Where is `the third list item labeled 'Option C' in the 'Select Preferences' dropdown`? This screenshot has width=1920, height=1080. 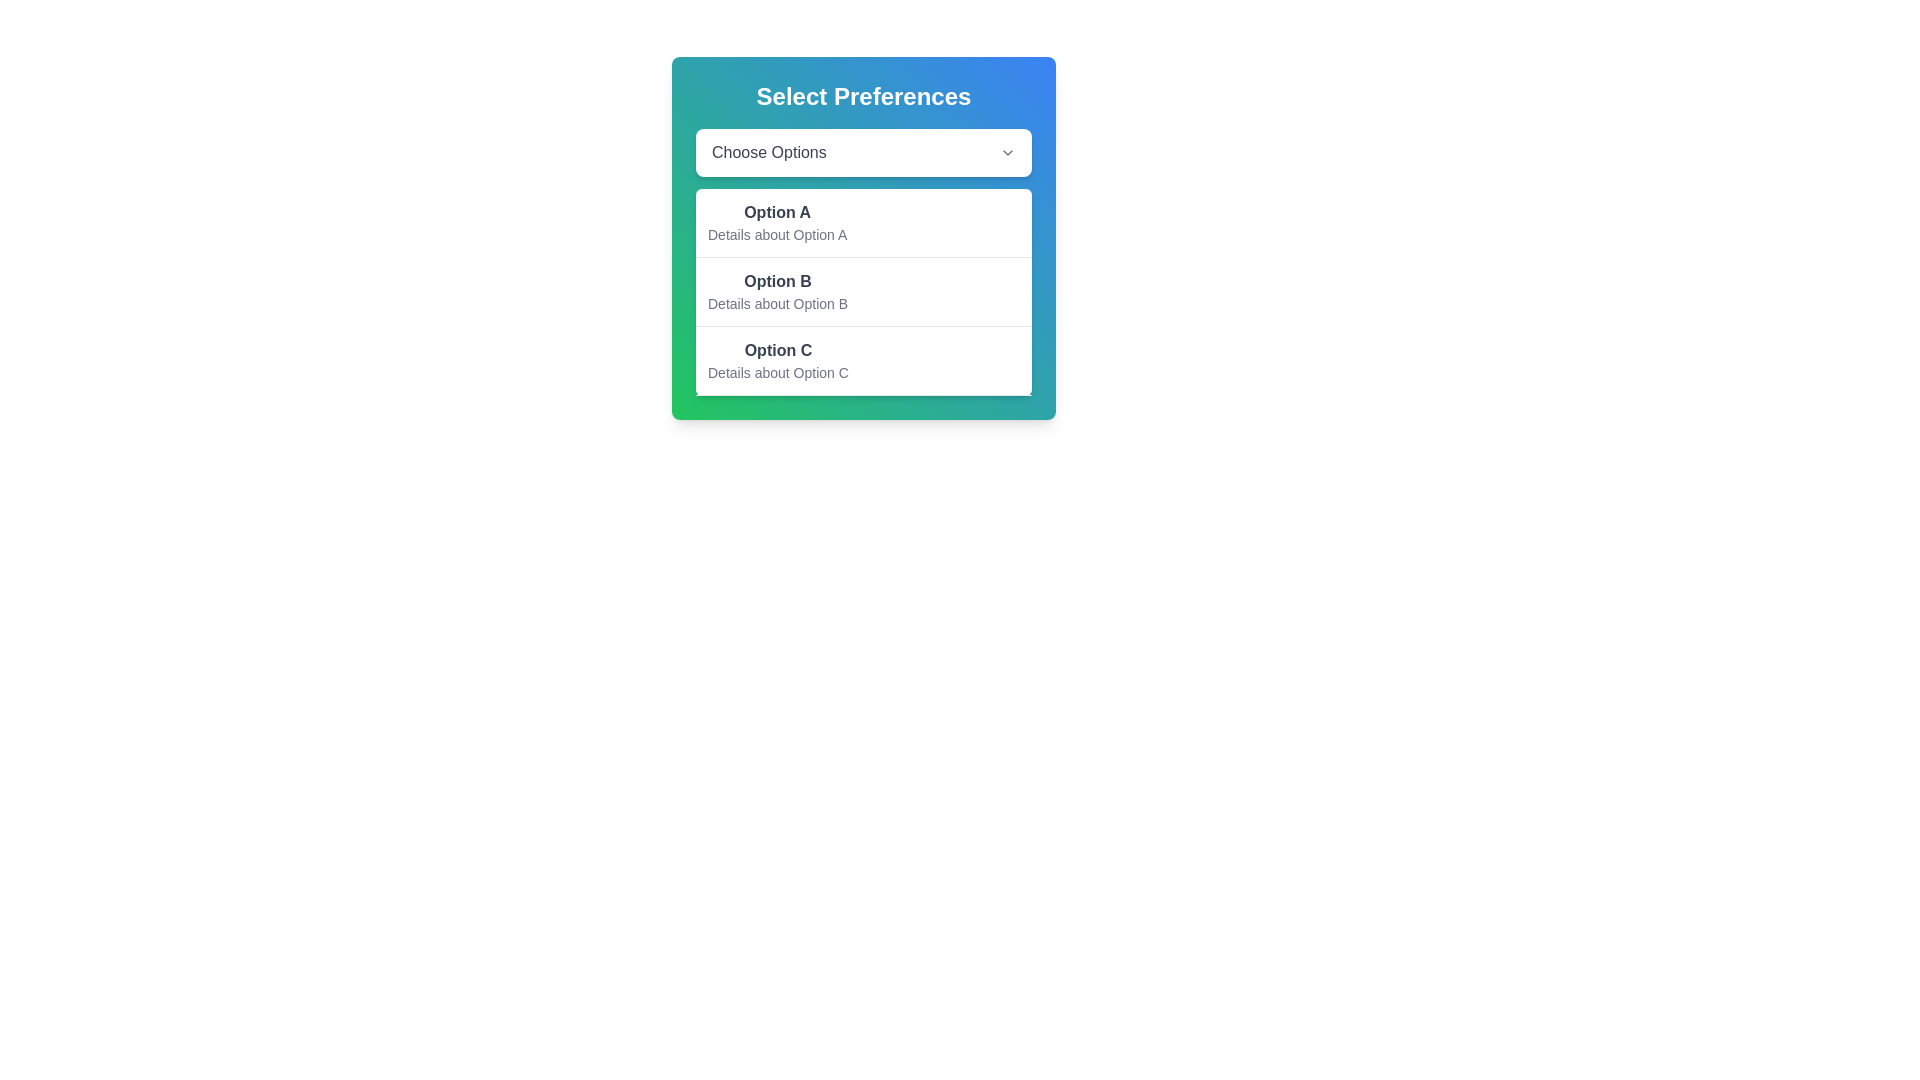
the third list item labeled 'Option C' in the 'Select Preferences' dropdown is located at coordinates (864, 361).